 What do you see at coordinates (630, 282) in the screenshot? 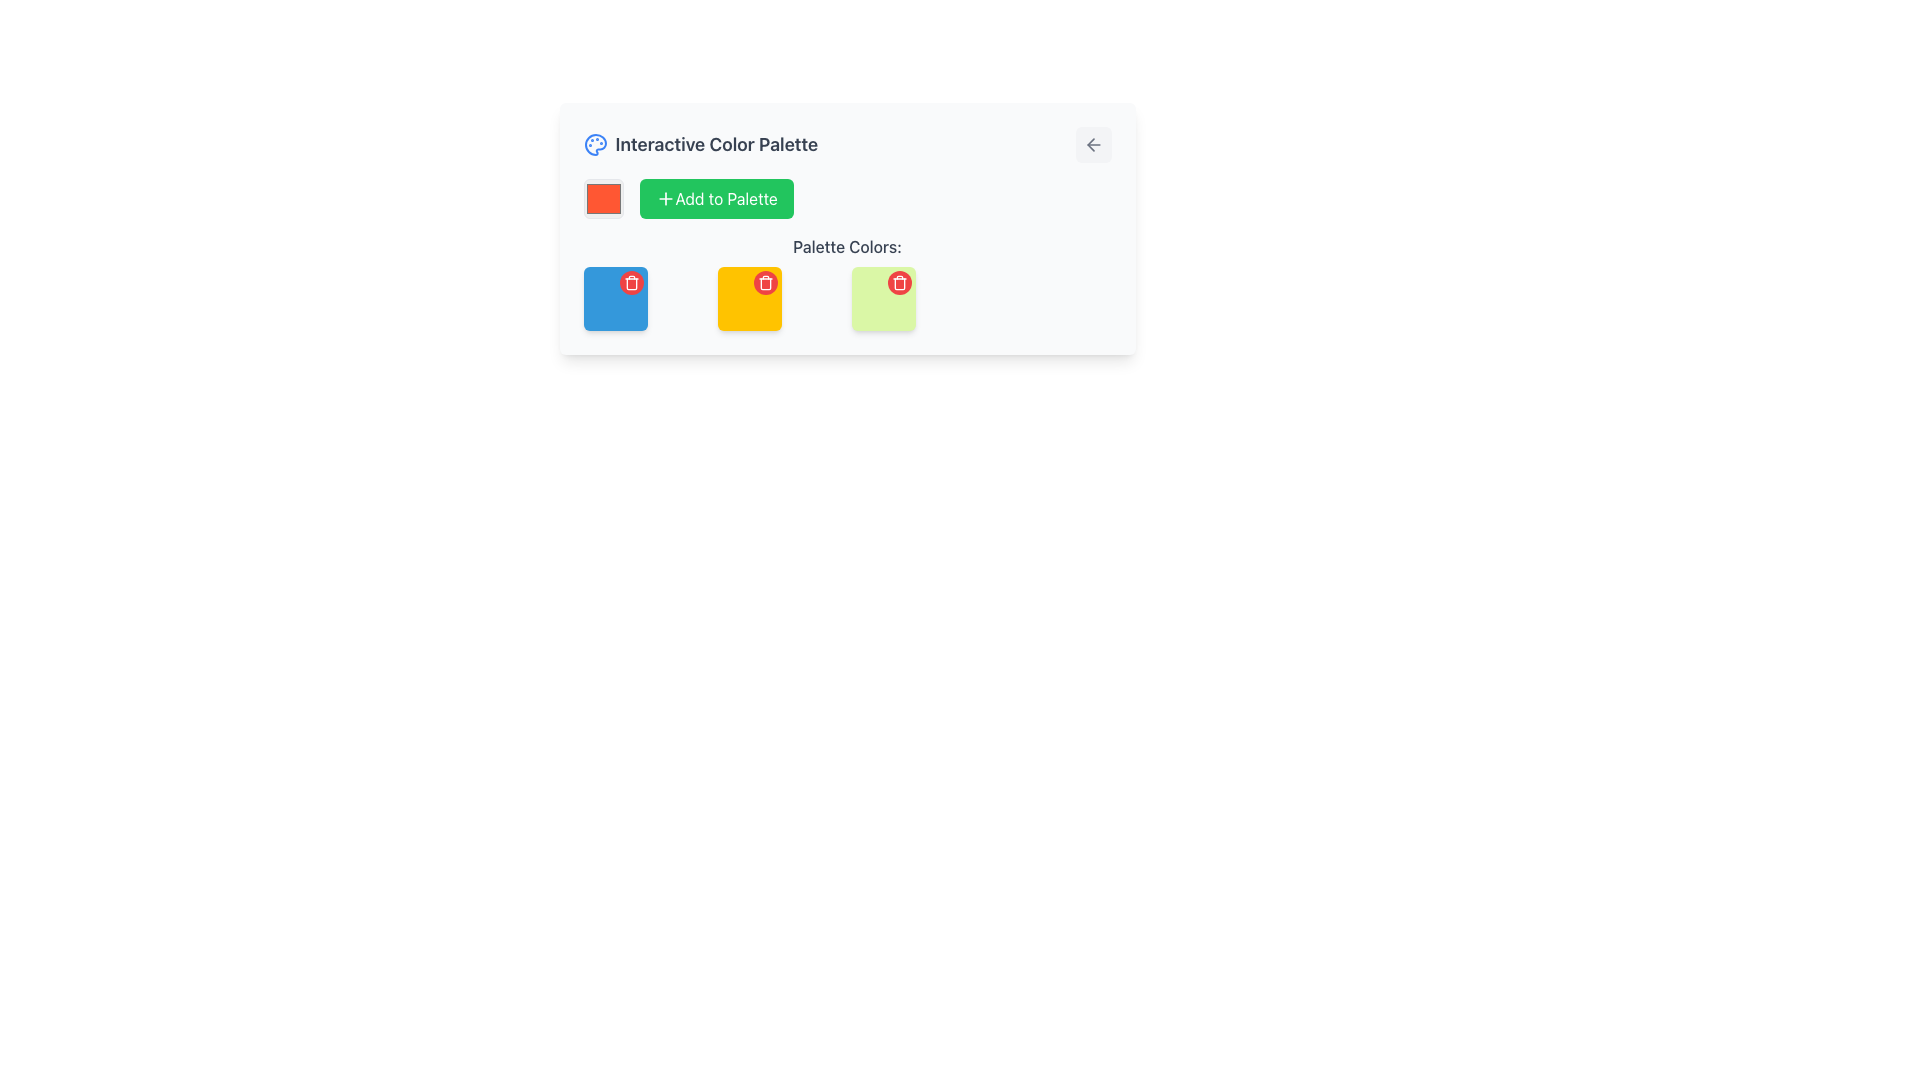
I see `the delete icon located in the upper-right corner of the palette section` at bounding box center [630, 282].